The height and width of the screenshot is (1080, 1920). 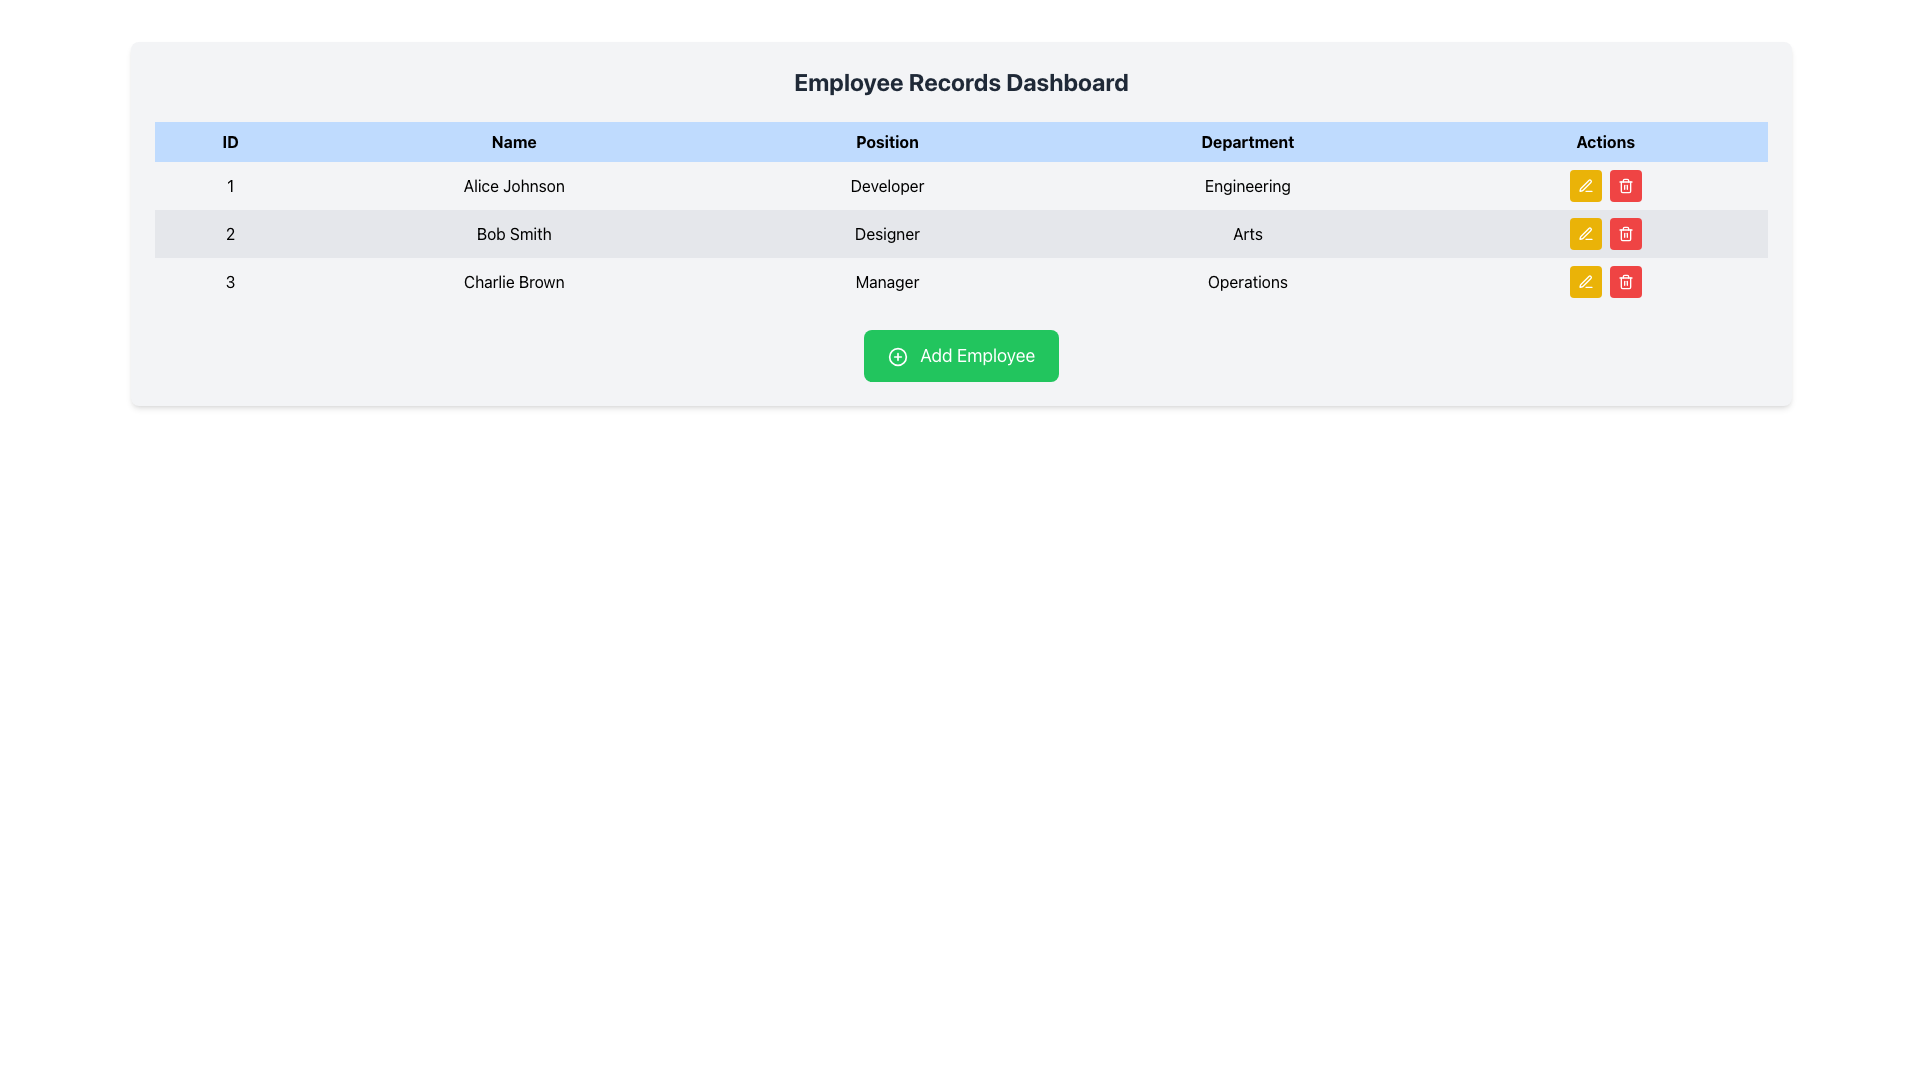 What do you see at coordinates (1625, 185) in the screenshot?
I see `the delete button located in the 'Actions' column of the second row in the table, which is next` at bounding box center [1625, 185].